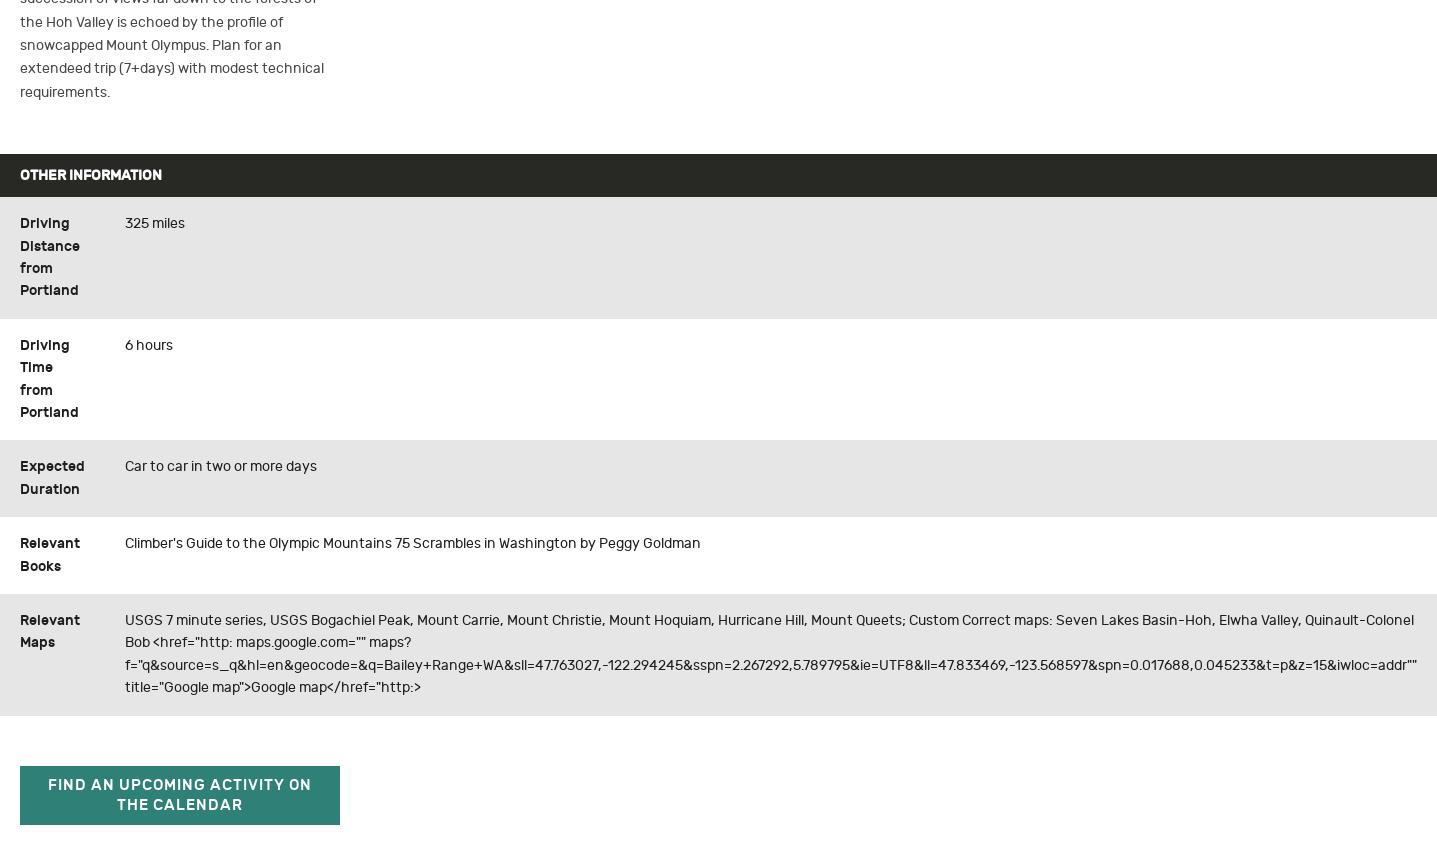 The height and width of the screenshot is (858, 1437). What do you see at coordinates (149, 344) in the screenshot?
I see `'6 hours'` at bounding box center [149, 344].